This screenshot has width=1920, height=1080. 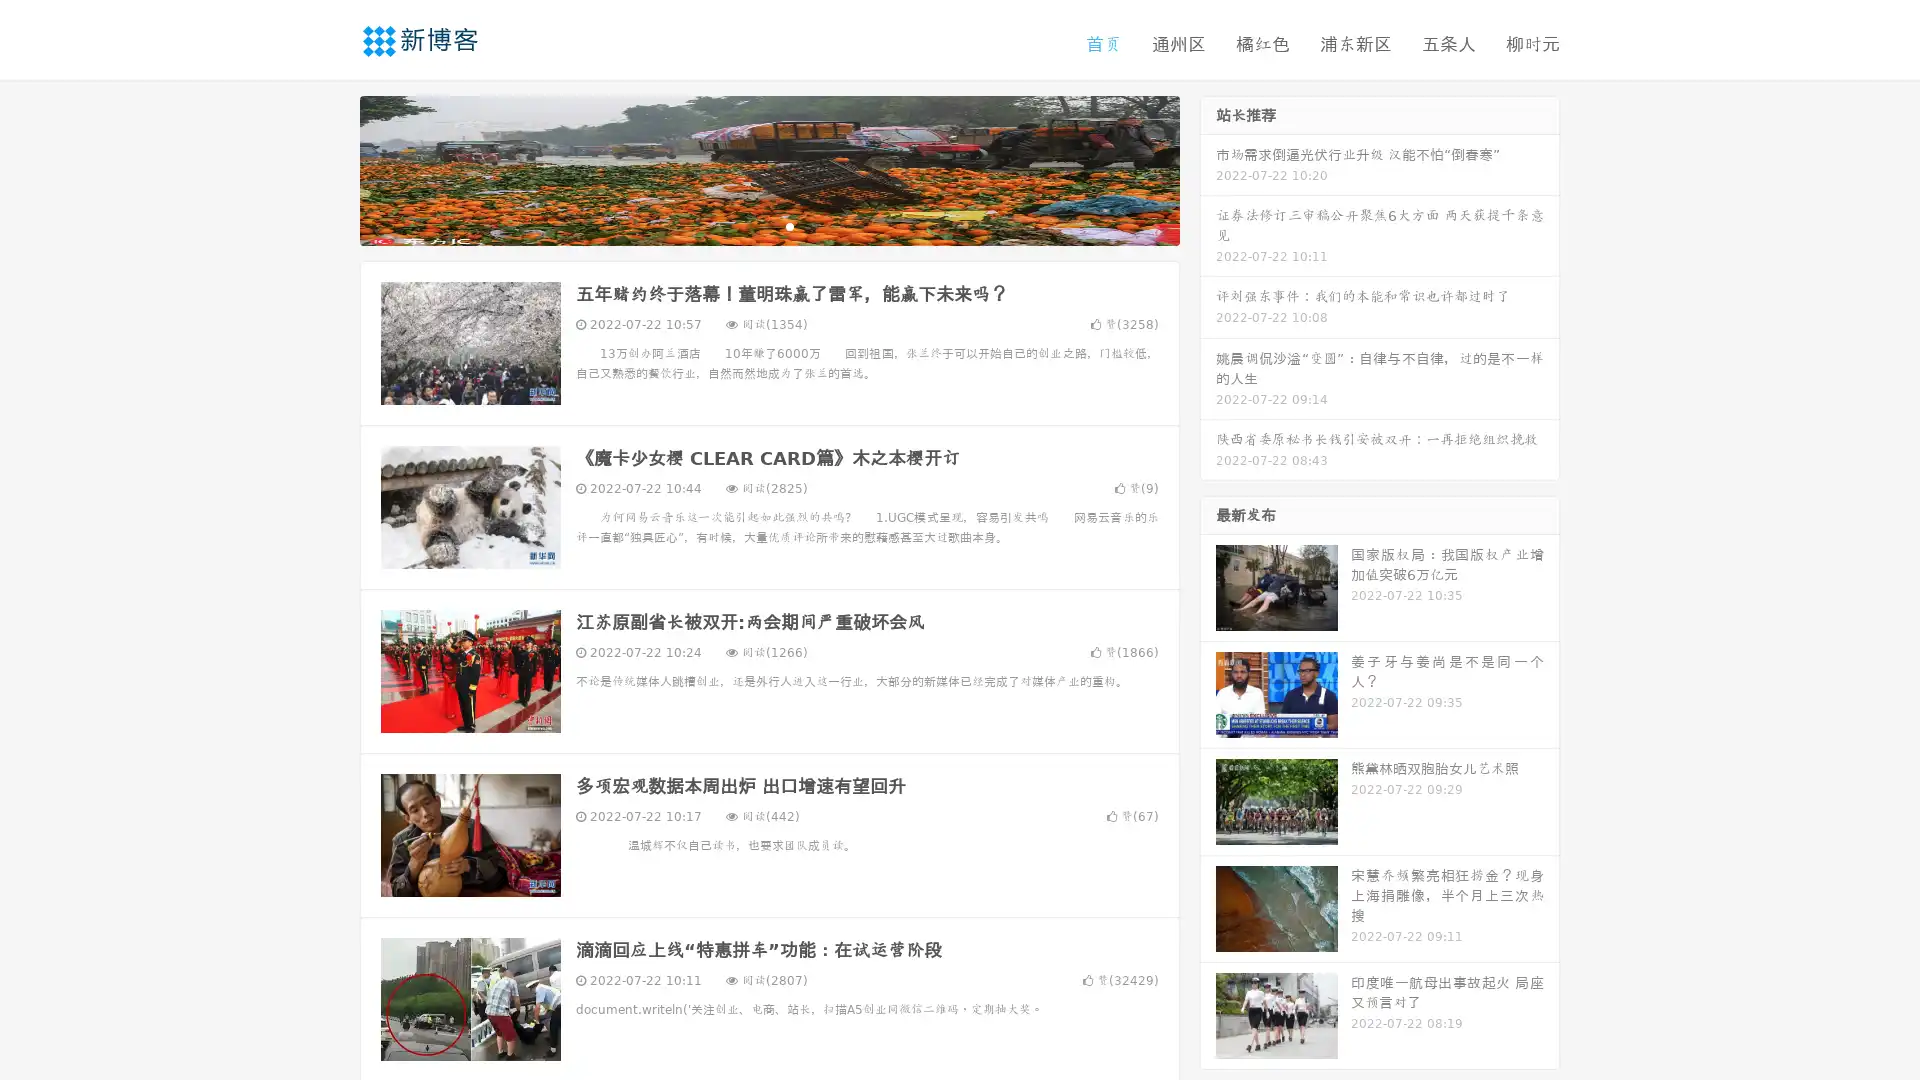 What do you see at coordinates (330, 168) in the screenshot?
I see `Previous slide` at bounding box center [330, 168].